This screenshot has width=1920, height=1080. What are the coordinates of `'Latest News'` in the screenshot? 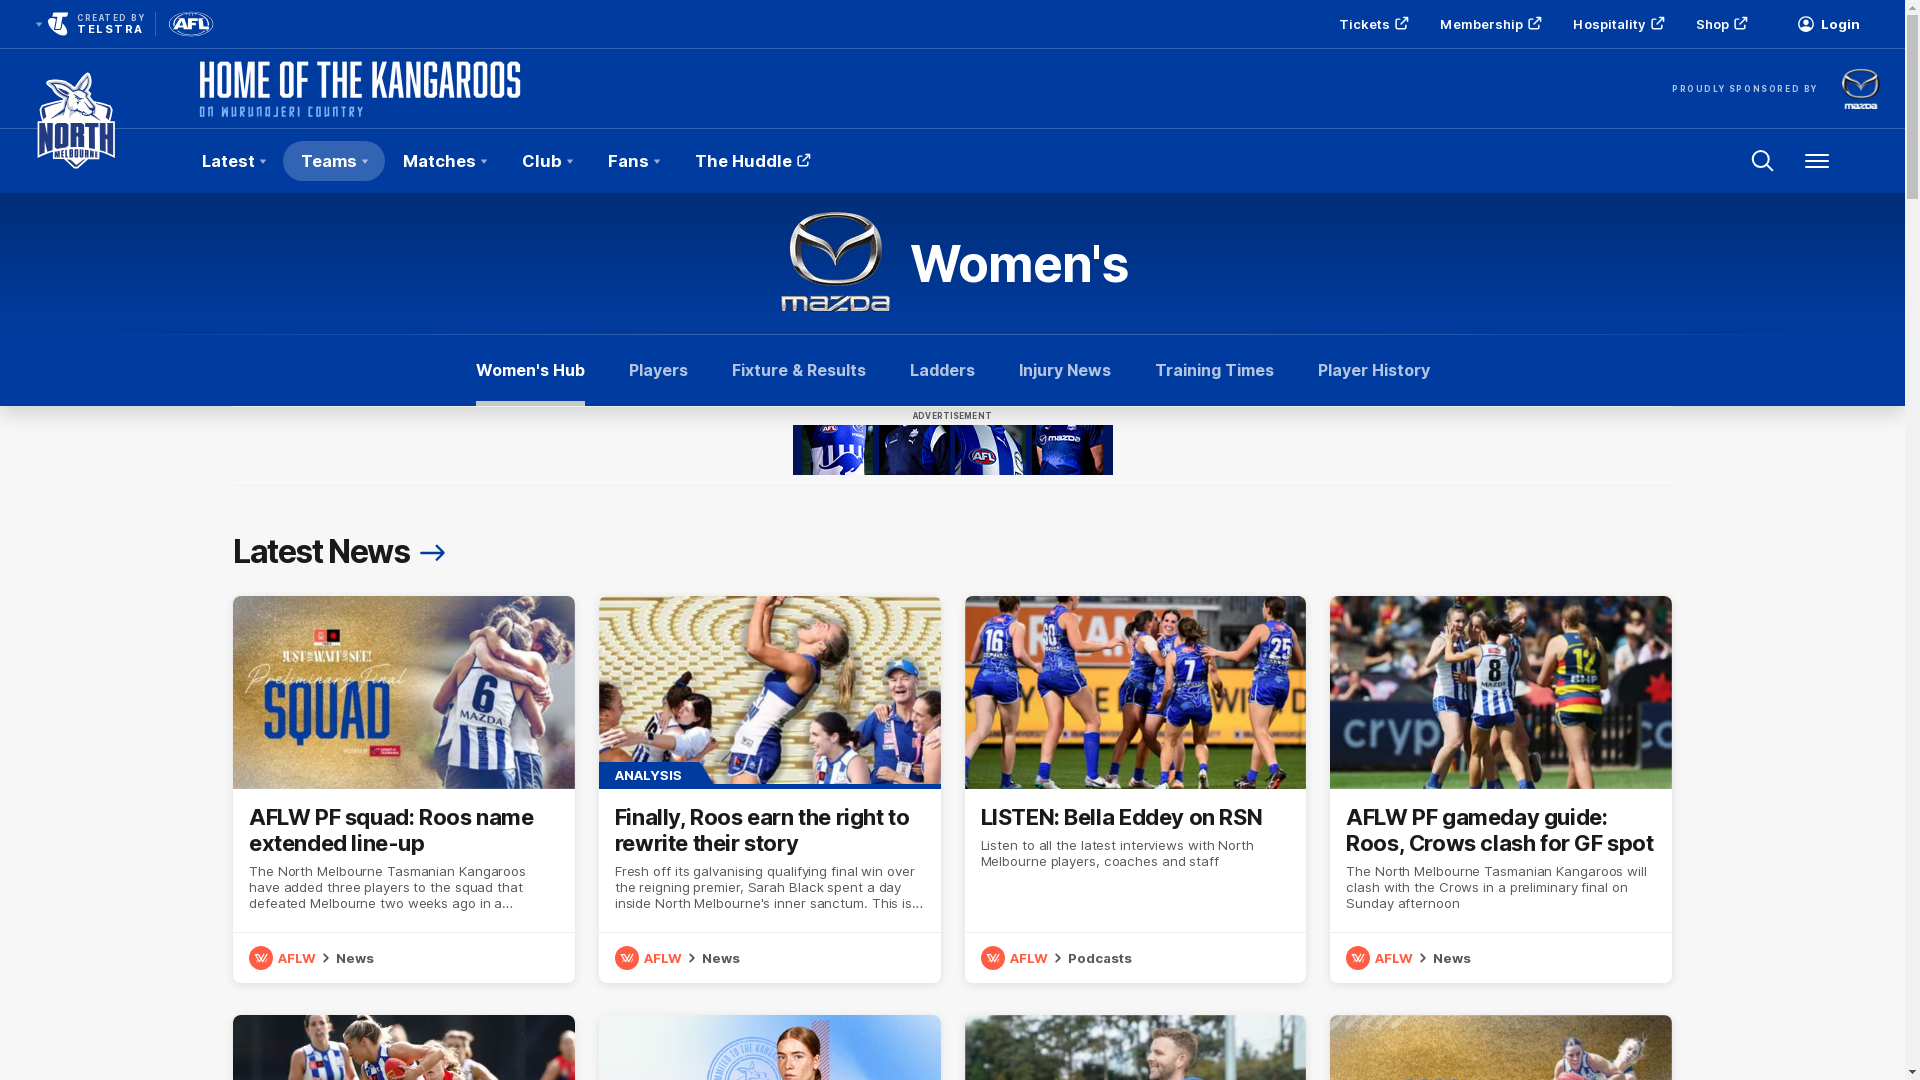 It's located at (342, 551).